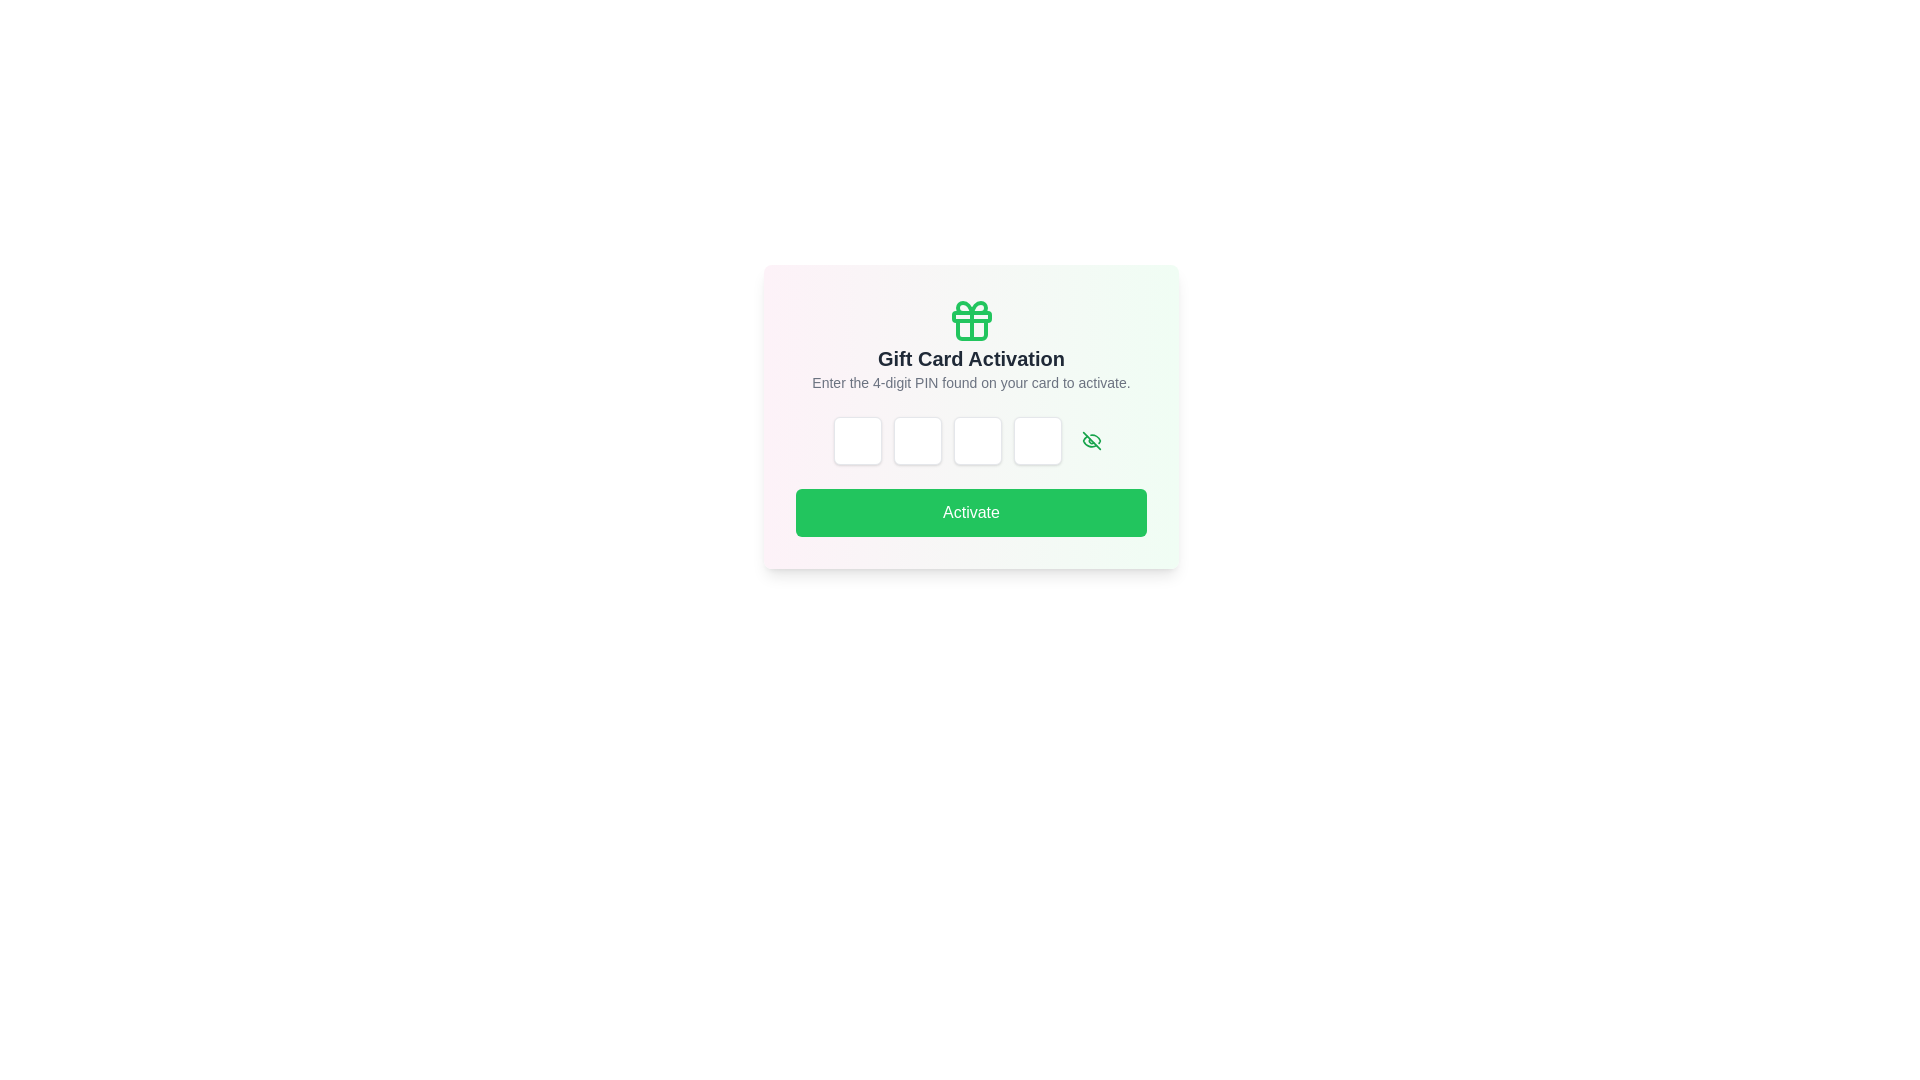  What do you see at coordinates (971, 512) in the screenshot?
I see `the 'Activate' button, which is a rectangular button with rounded edges, bright green background, and white text, located at the bottom of the card layout` at bounding box center [971, 512].